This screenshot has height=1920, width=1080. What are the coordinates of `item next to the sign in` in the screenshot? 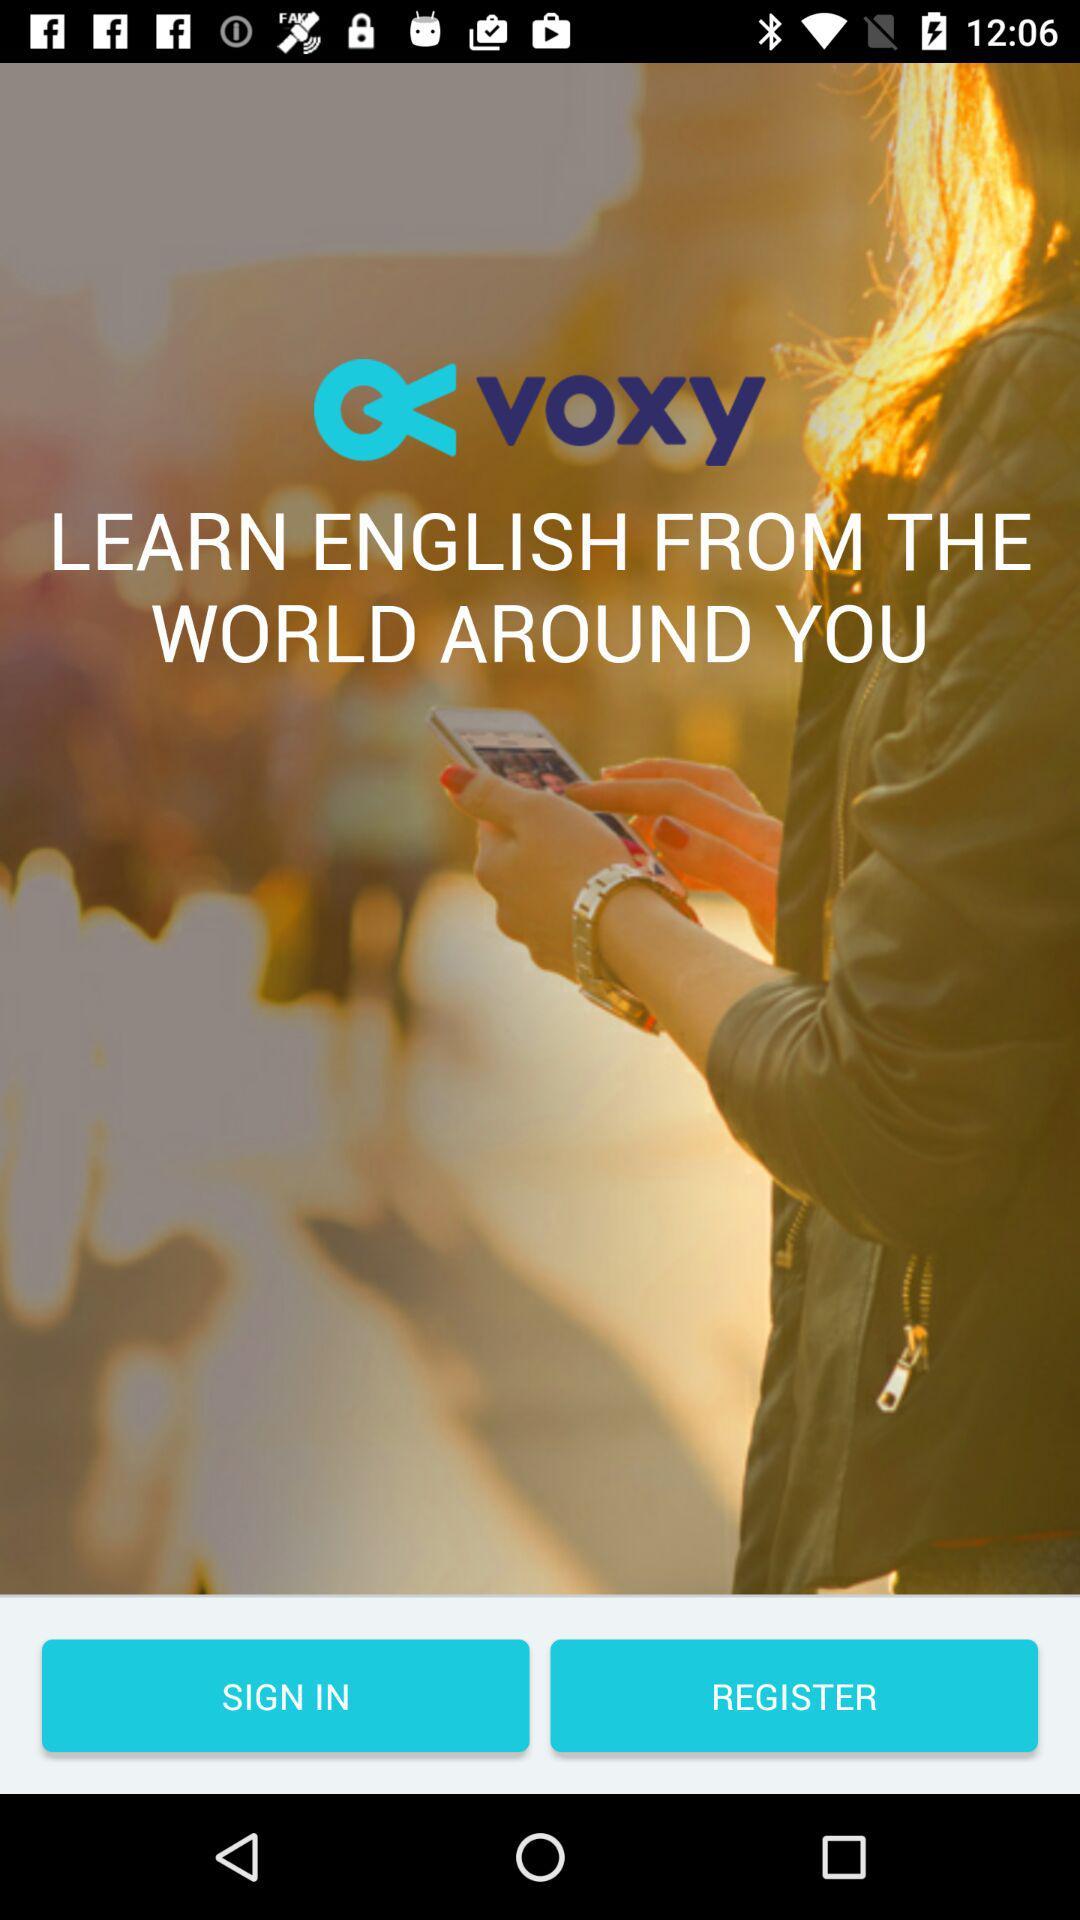 It's located at (793, 1694).